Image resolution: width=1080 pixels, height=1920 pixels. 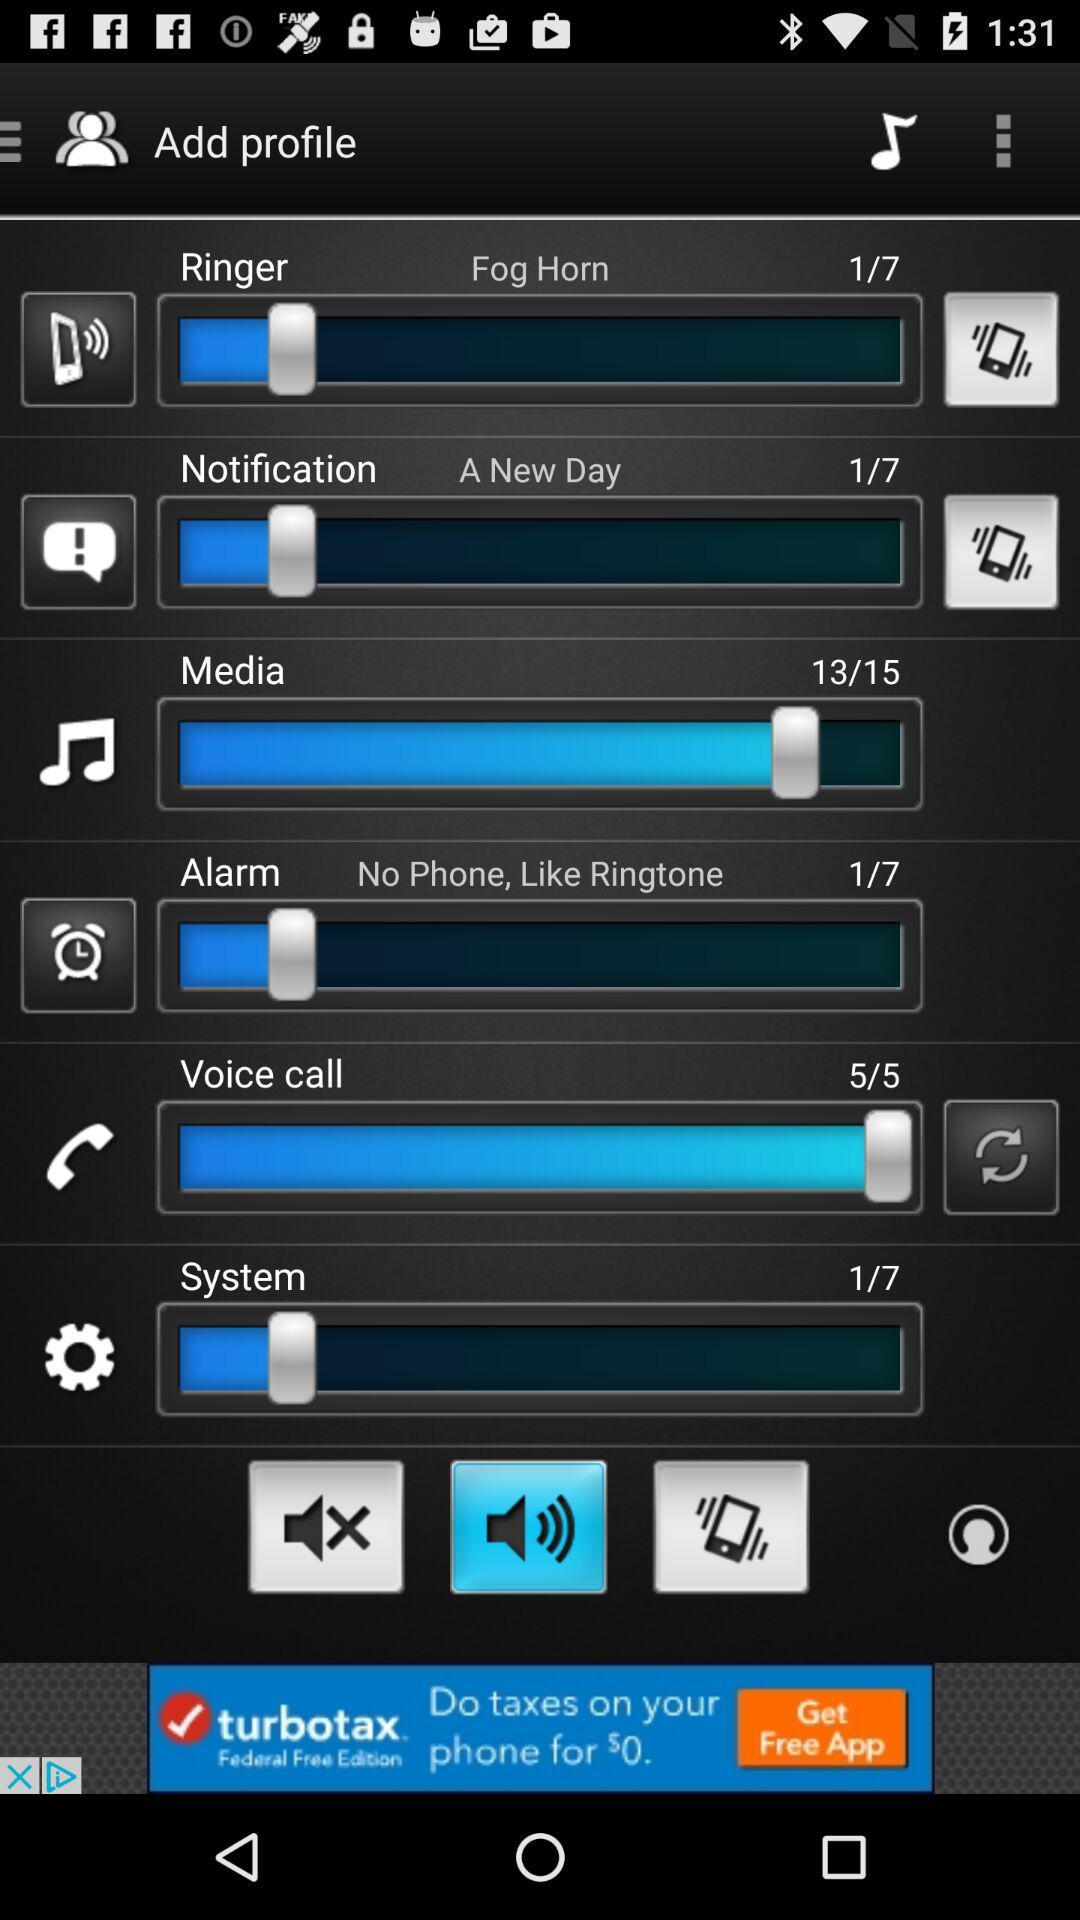 I want to click on voice call volume option, so click(x=77, y=1157).